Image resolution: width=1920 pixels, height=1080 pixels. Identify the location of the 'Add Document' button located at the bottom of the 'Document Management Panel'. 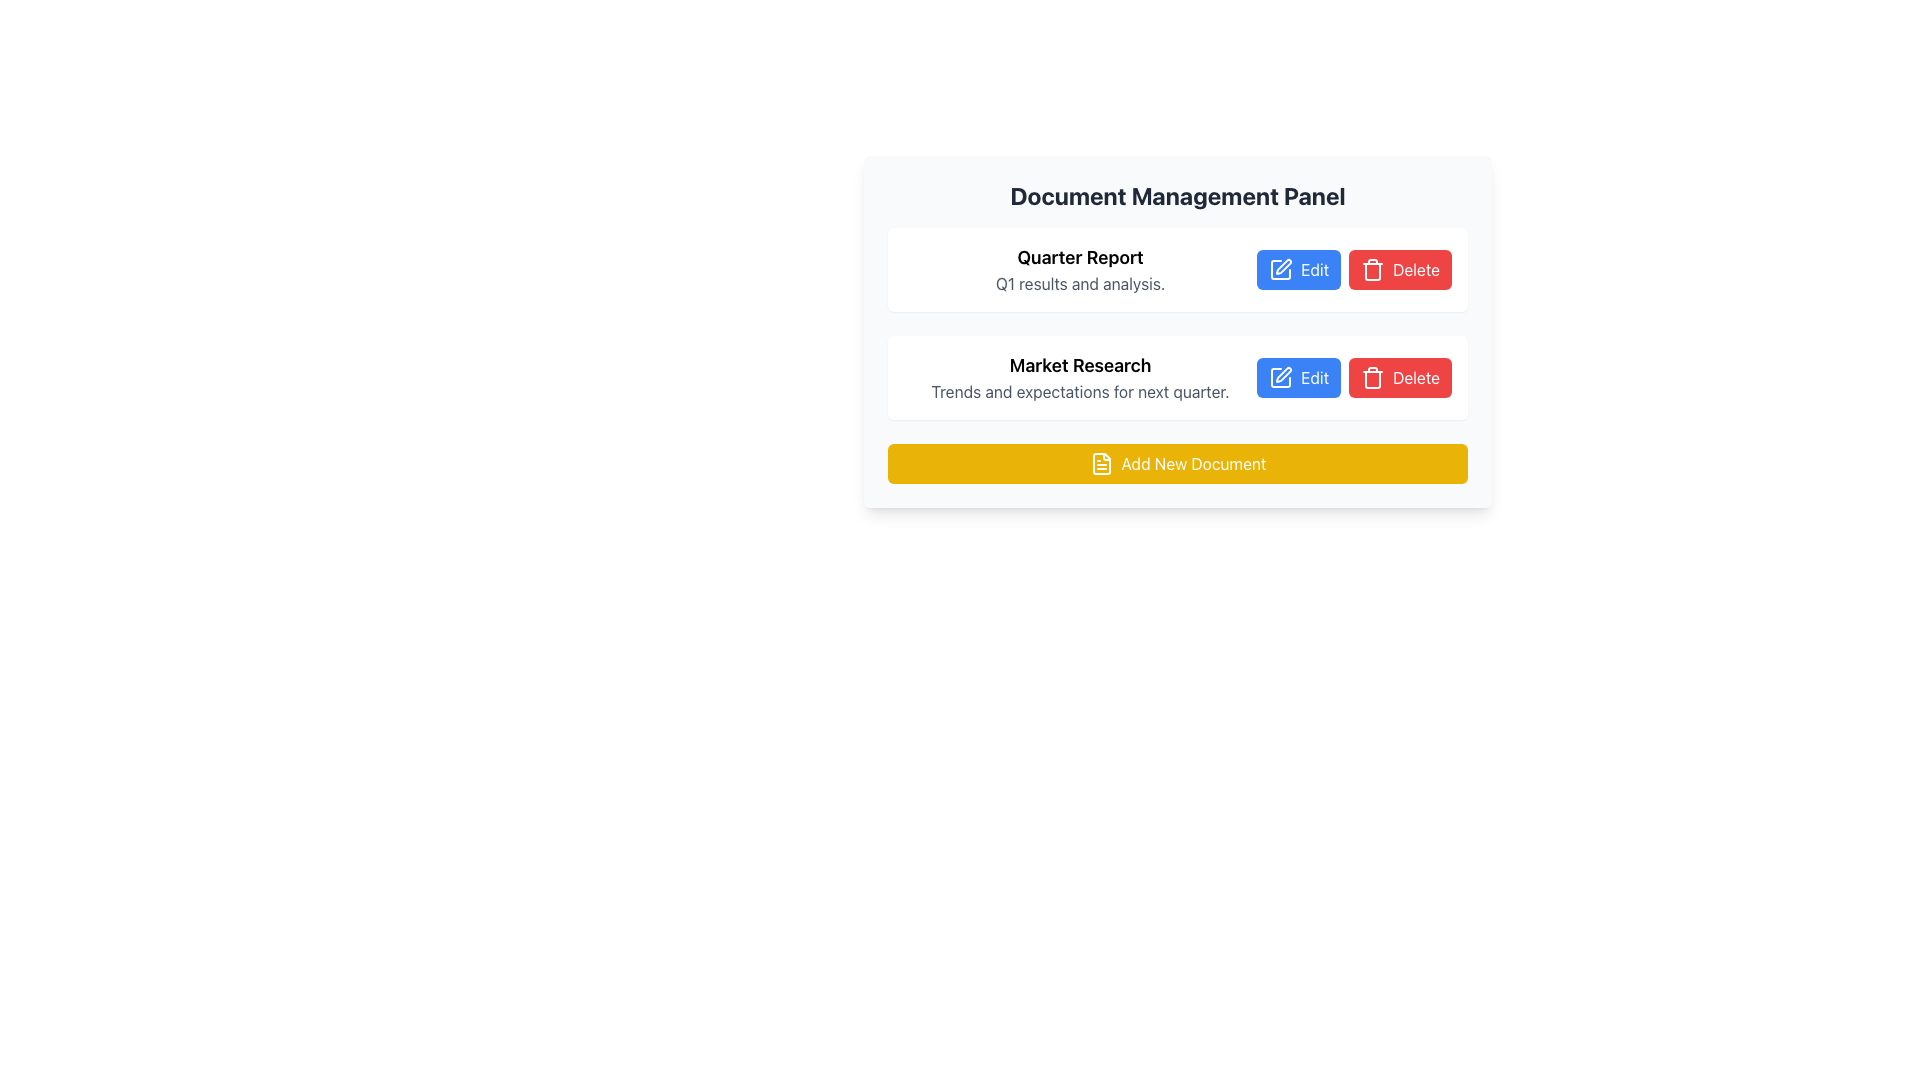
(1177, 463).